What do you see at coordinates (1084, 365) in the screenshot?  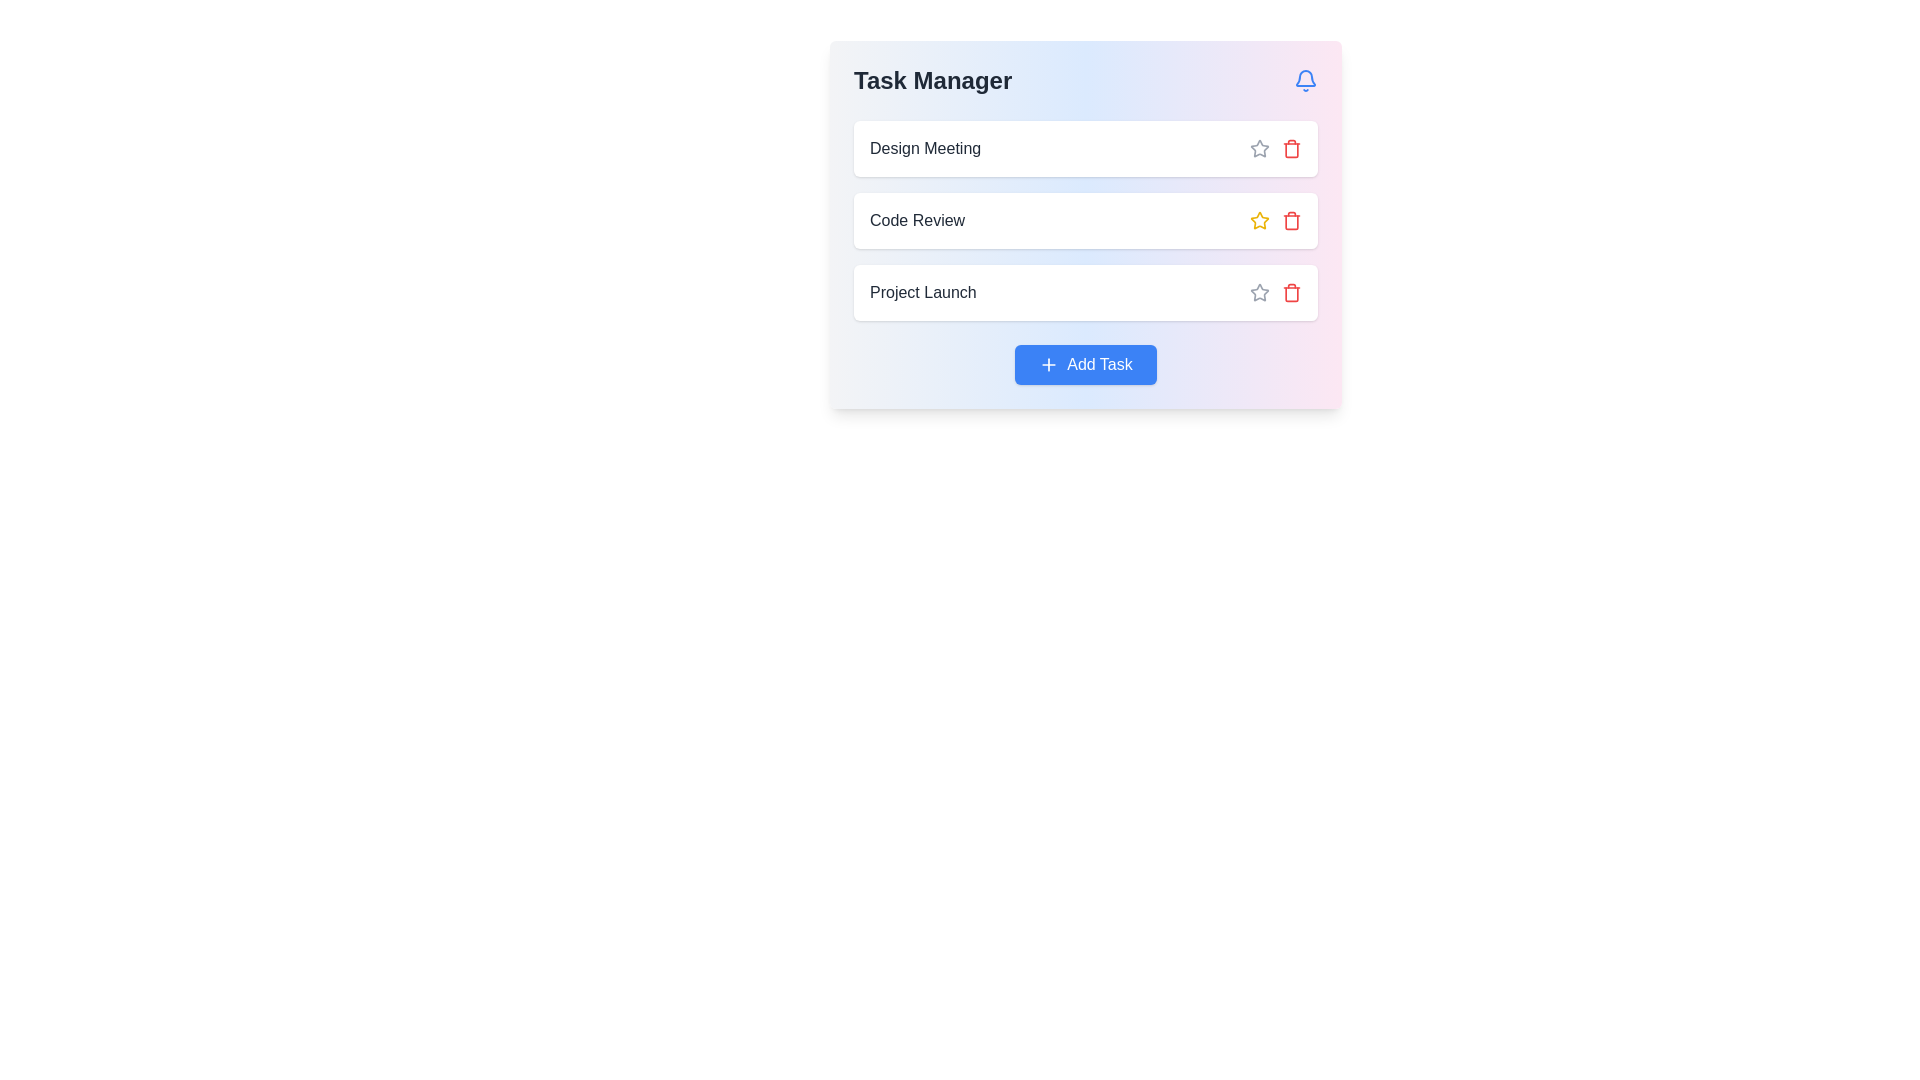 I see `the button at the bottom center of the 'Task Manager' interface` at bounding box center [1084, 365].